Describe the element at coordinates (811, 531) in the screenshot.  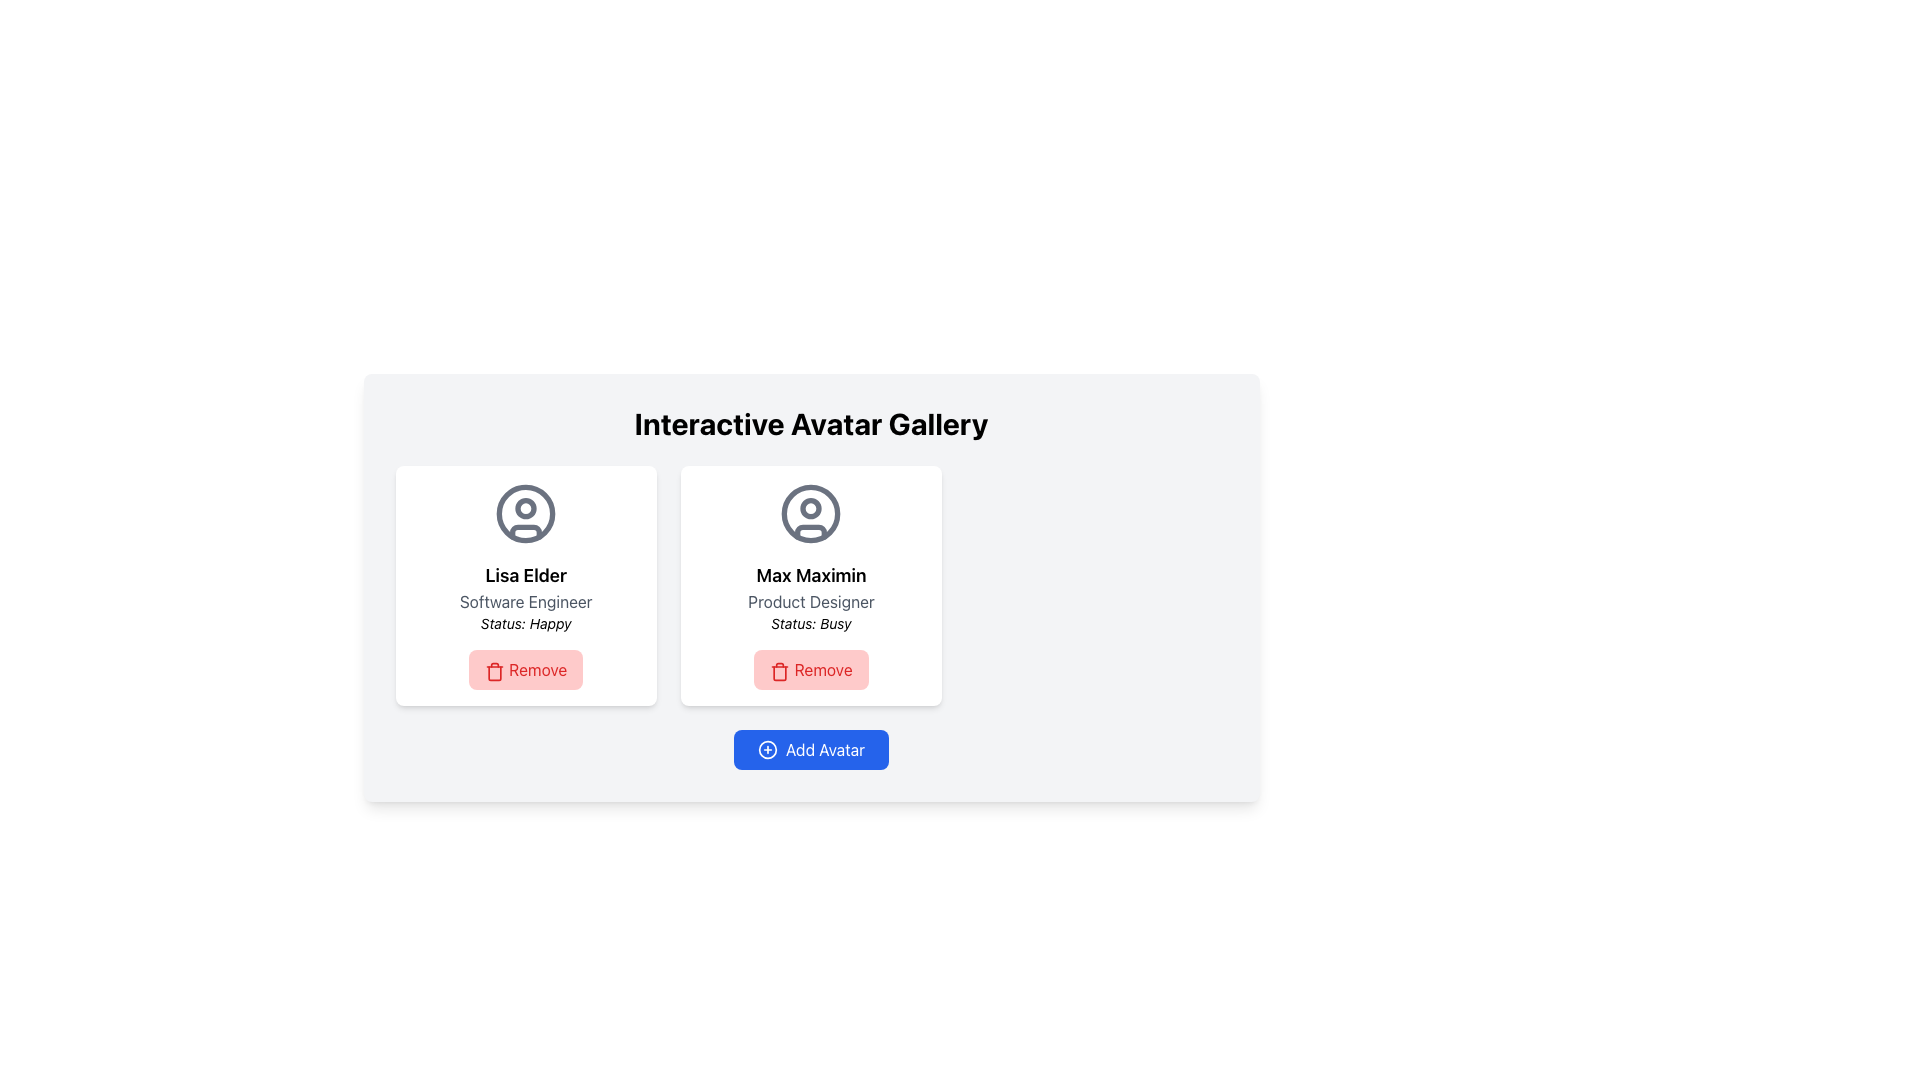
I see `the decorative graphic element that is part of the user avatar illustration for 'Max Maximin', located below the gray circle representing the head in the second card of the 'Interactive Avatar Gallery'` at that location.